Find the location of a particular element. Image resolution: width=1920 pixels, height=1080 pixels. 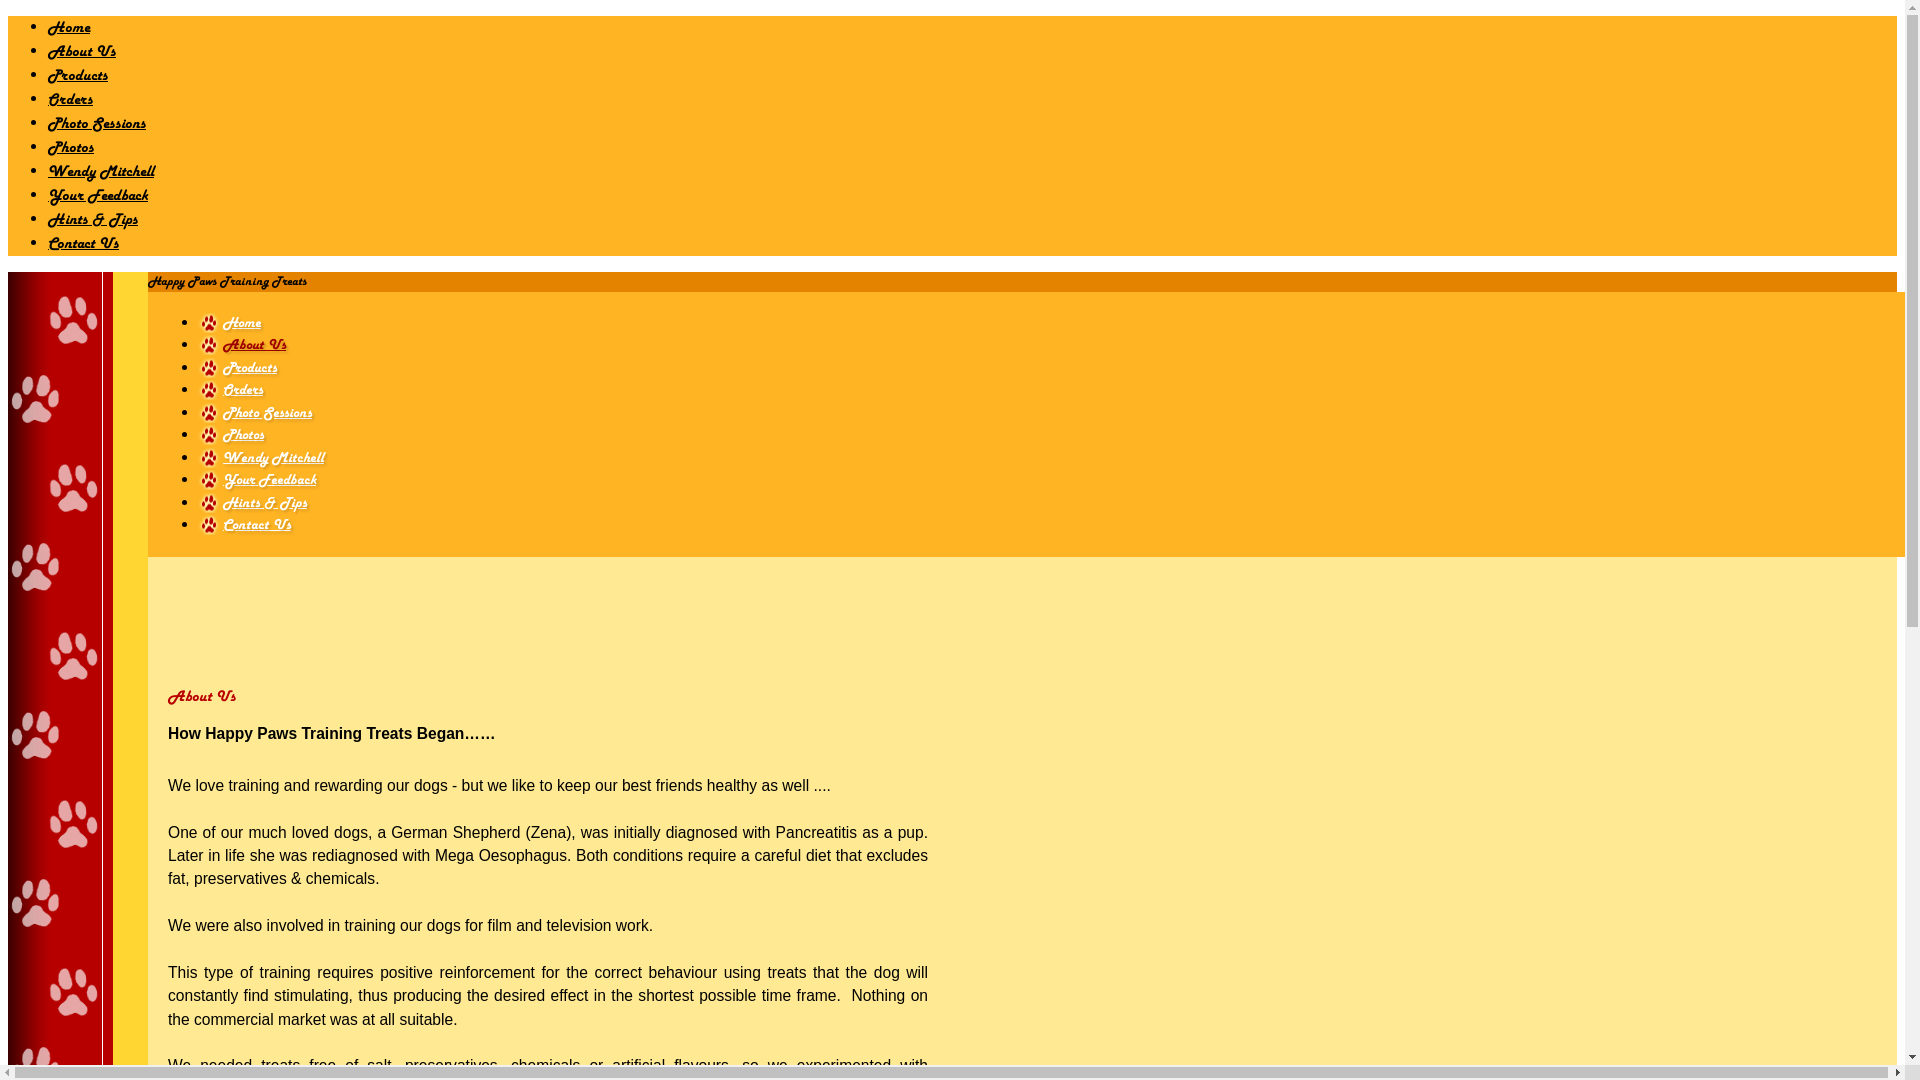

'Home' is located at coordinates (229, 320).